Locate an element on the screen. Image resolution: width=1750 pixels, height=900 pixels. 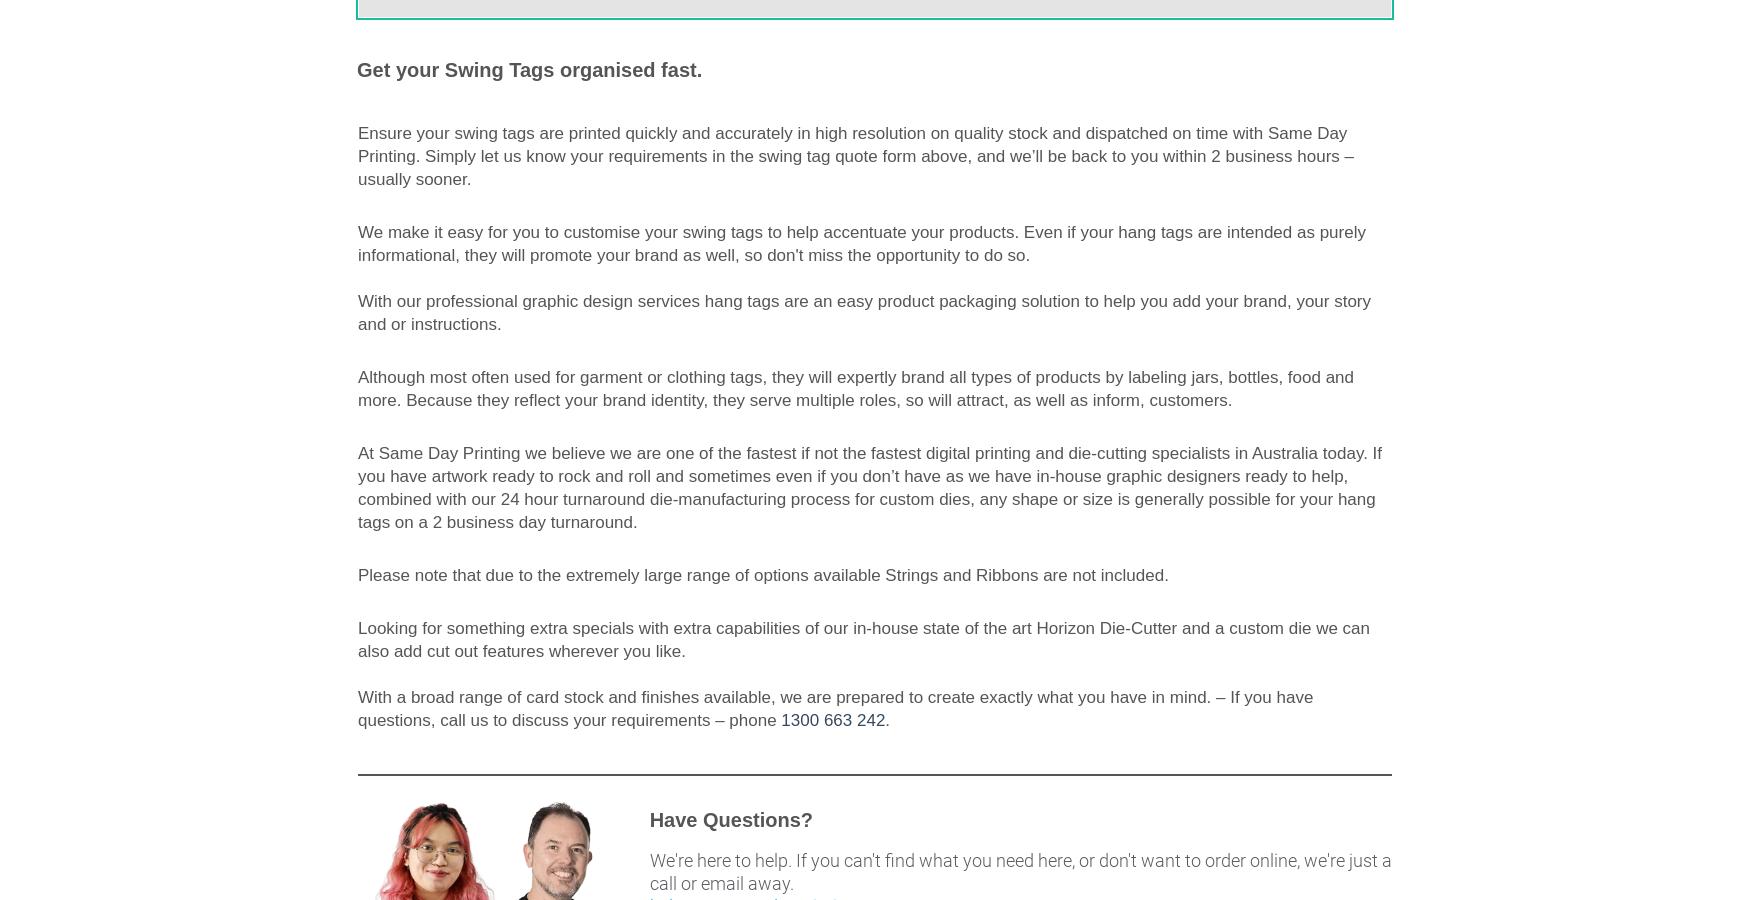
'Looking for something extra specials with extra capabilities of our in-house state of the art Horizon Die-Cutter and a custom die we can also add cut out features wherever you like.' is located at coordinates (863, 639).